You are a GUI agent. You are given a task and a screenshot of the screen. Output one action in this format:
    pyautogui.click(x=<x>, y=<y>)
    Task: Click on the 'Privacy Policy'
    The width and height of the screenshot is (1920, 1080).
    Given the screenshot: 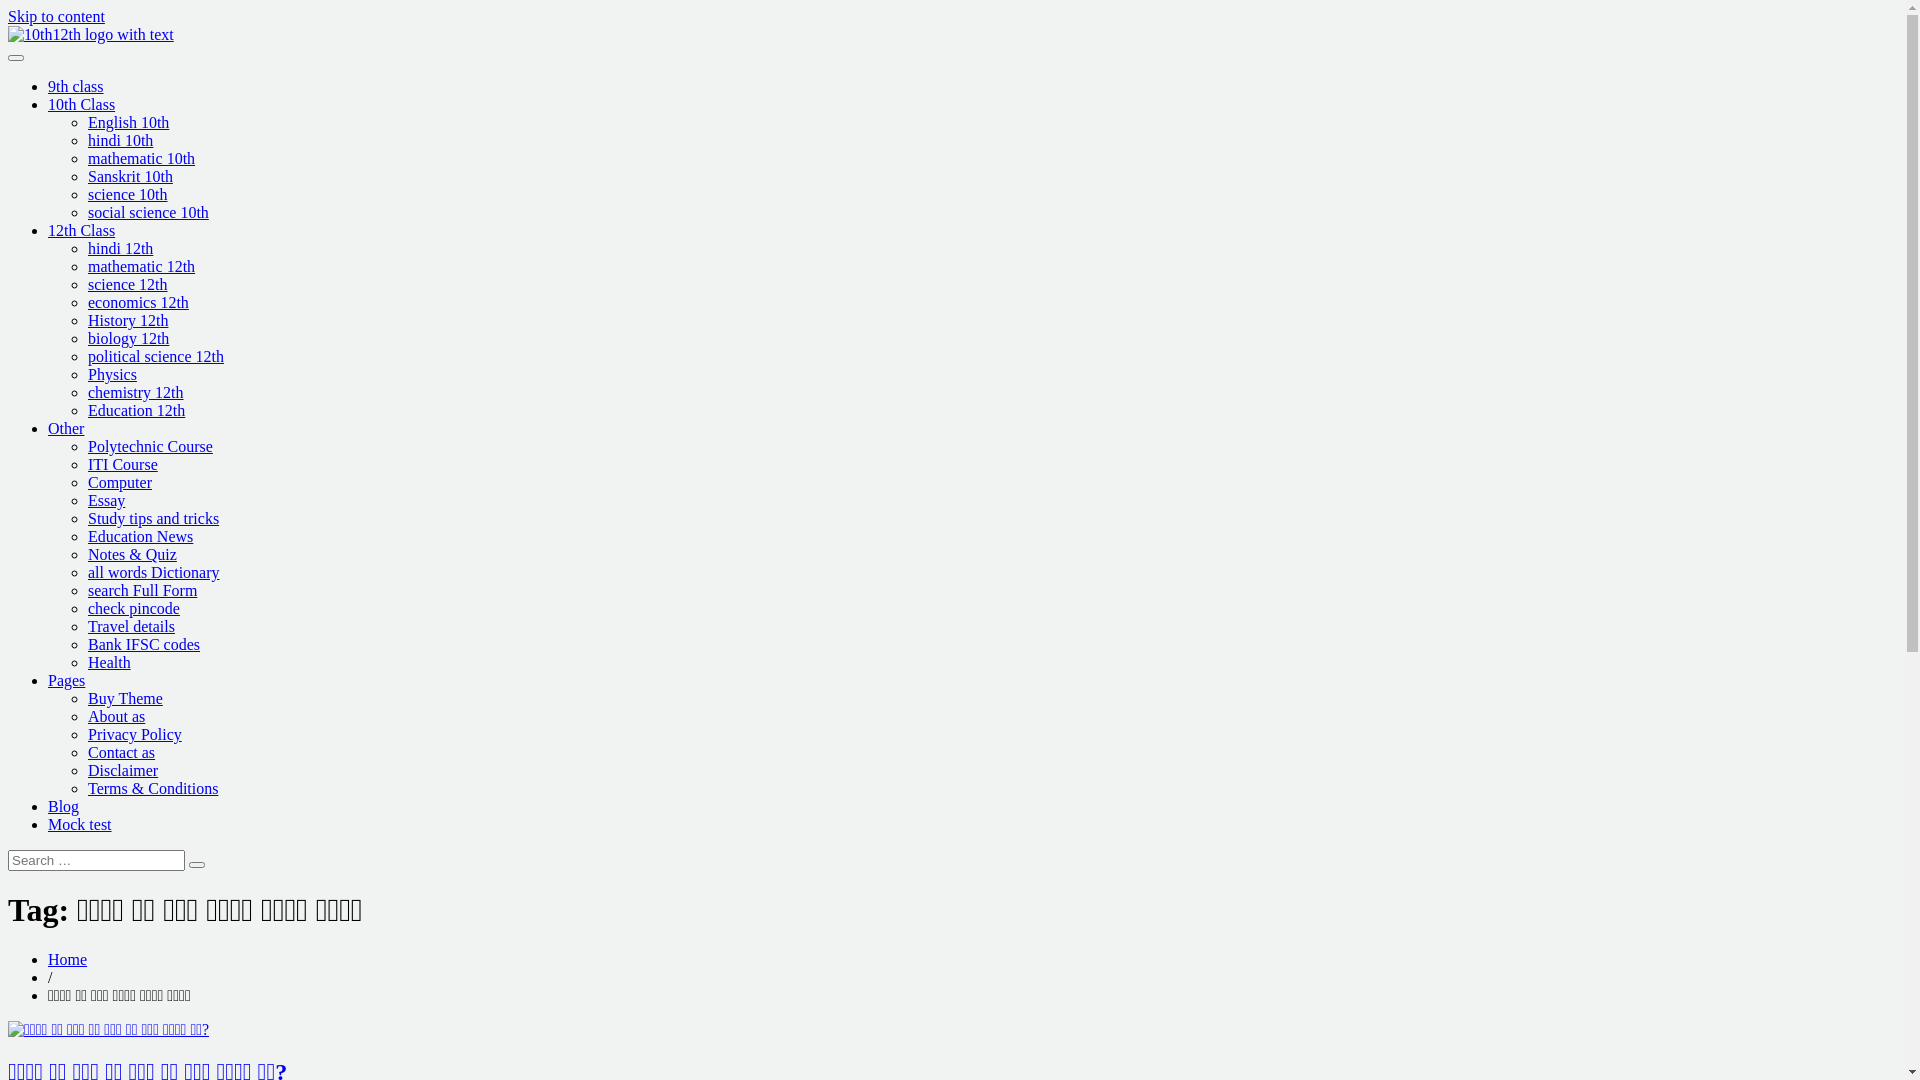 What is the action you would take?
    pyautogui.click(x=86, y=734)
    